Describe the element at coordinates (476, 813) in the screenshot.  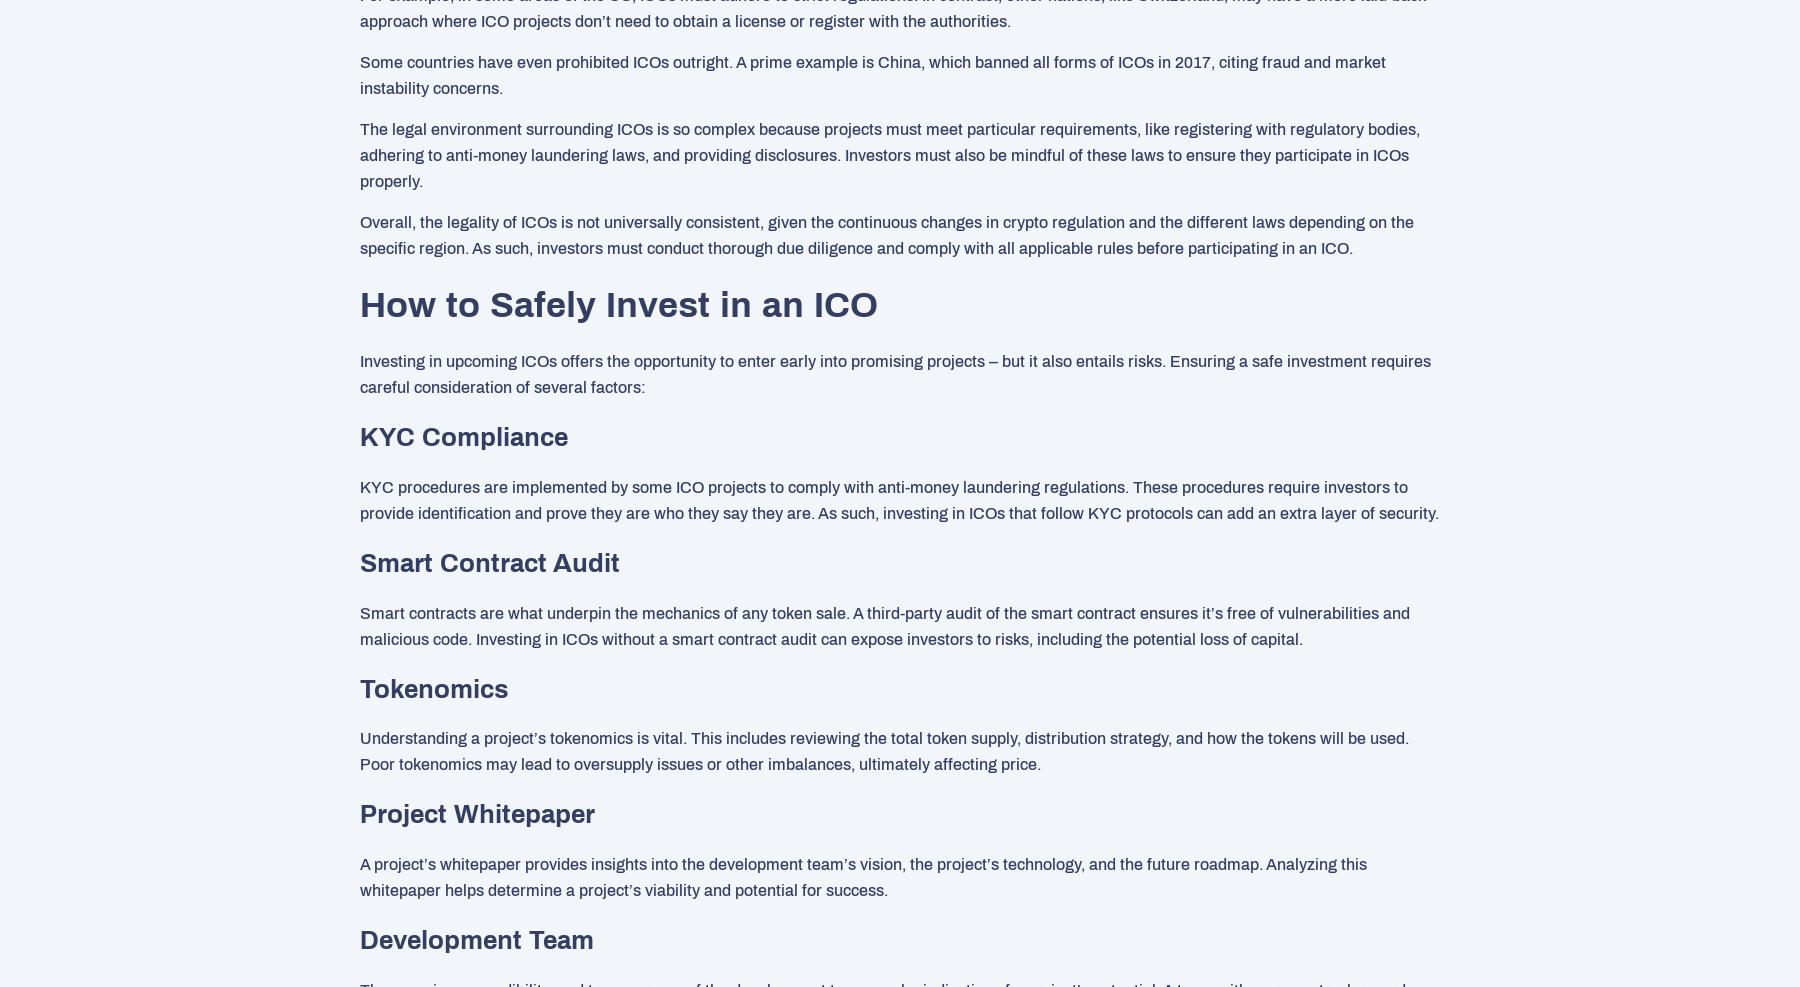
I see `'Project Whitepaper'` at that location.